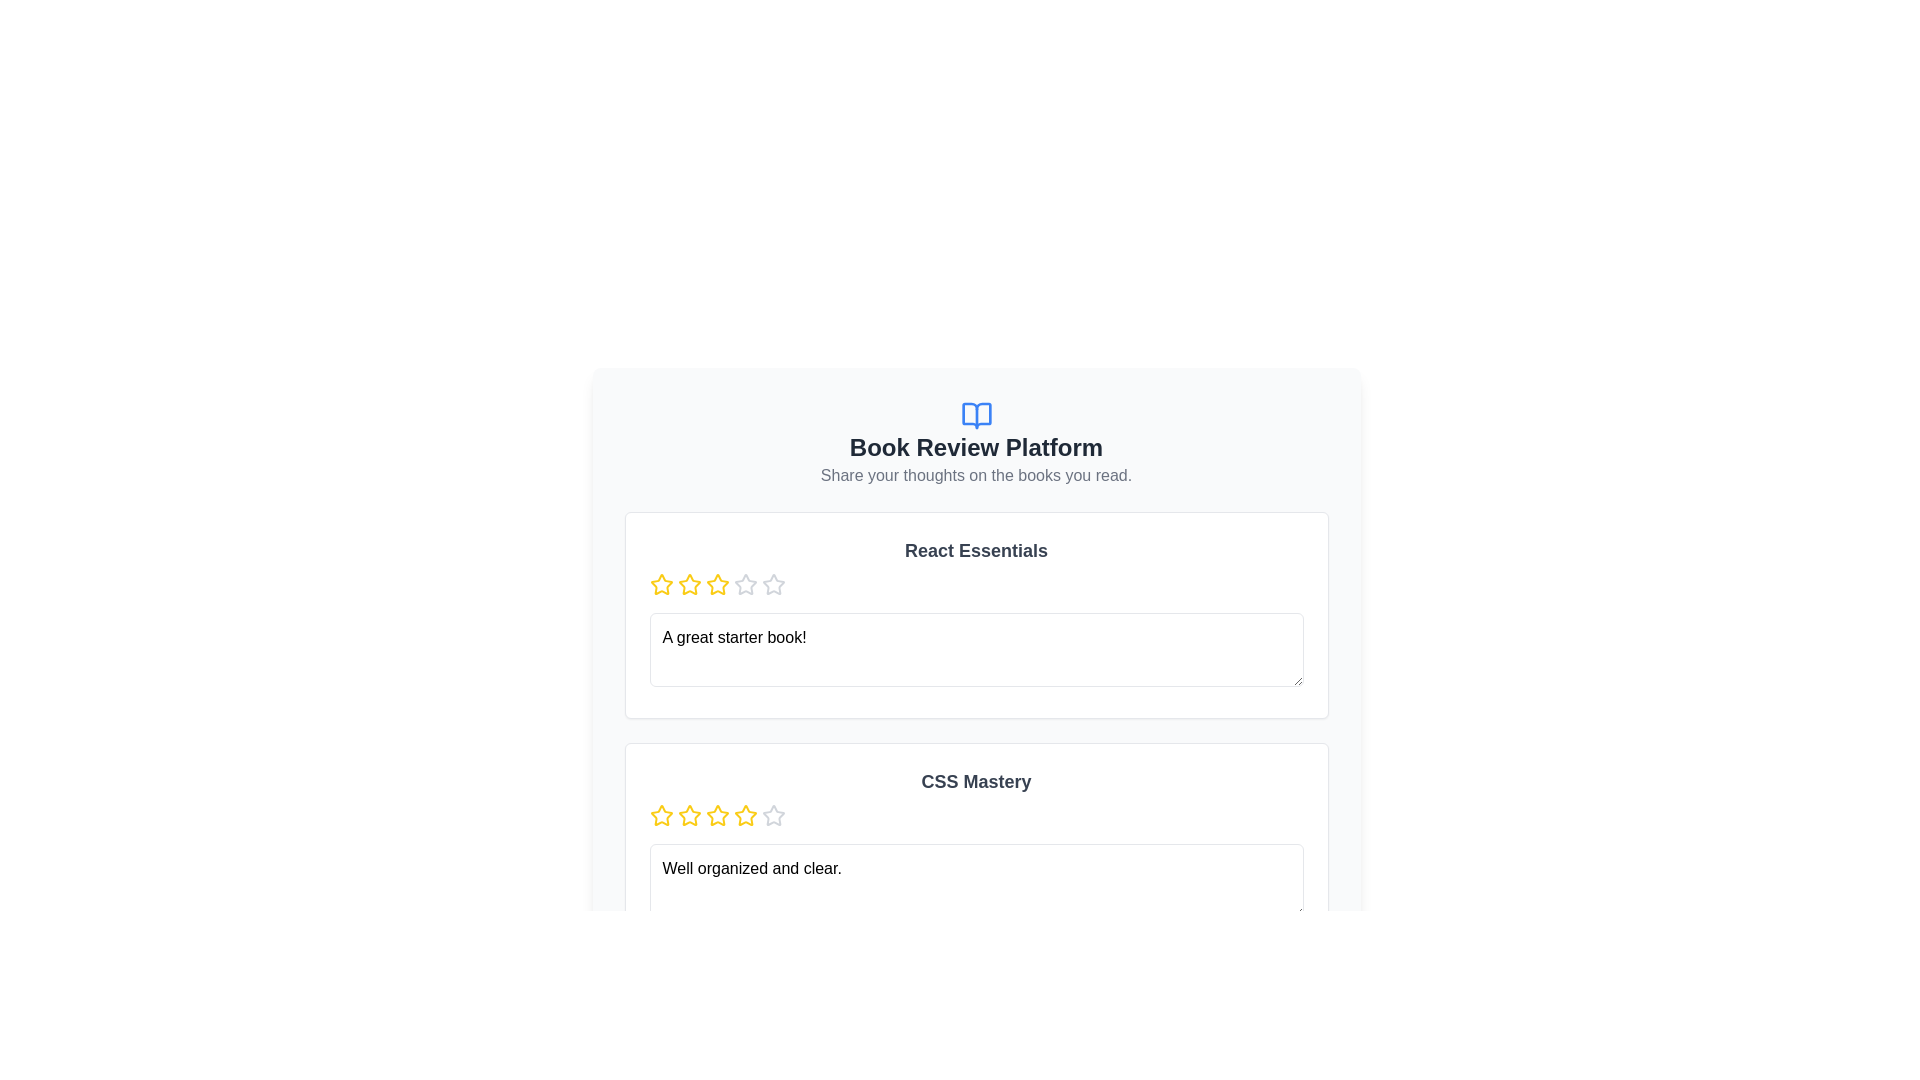  What do you see at coordinates (744, 585) in the screenshot?
I see `the fifth star icon in the rating control for 'React Essentials'` at bounding box center [744, 585].